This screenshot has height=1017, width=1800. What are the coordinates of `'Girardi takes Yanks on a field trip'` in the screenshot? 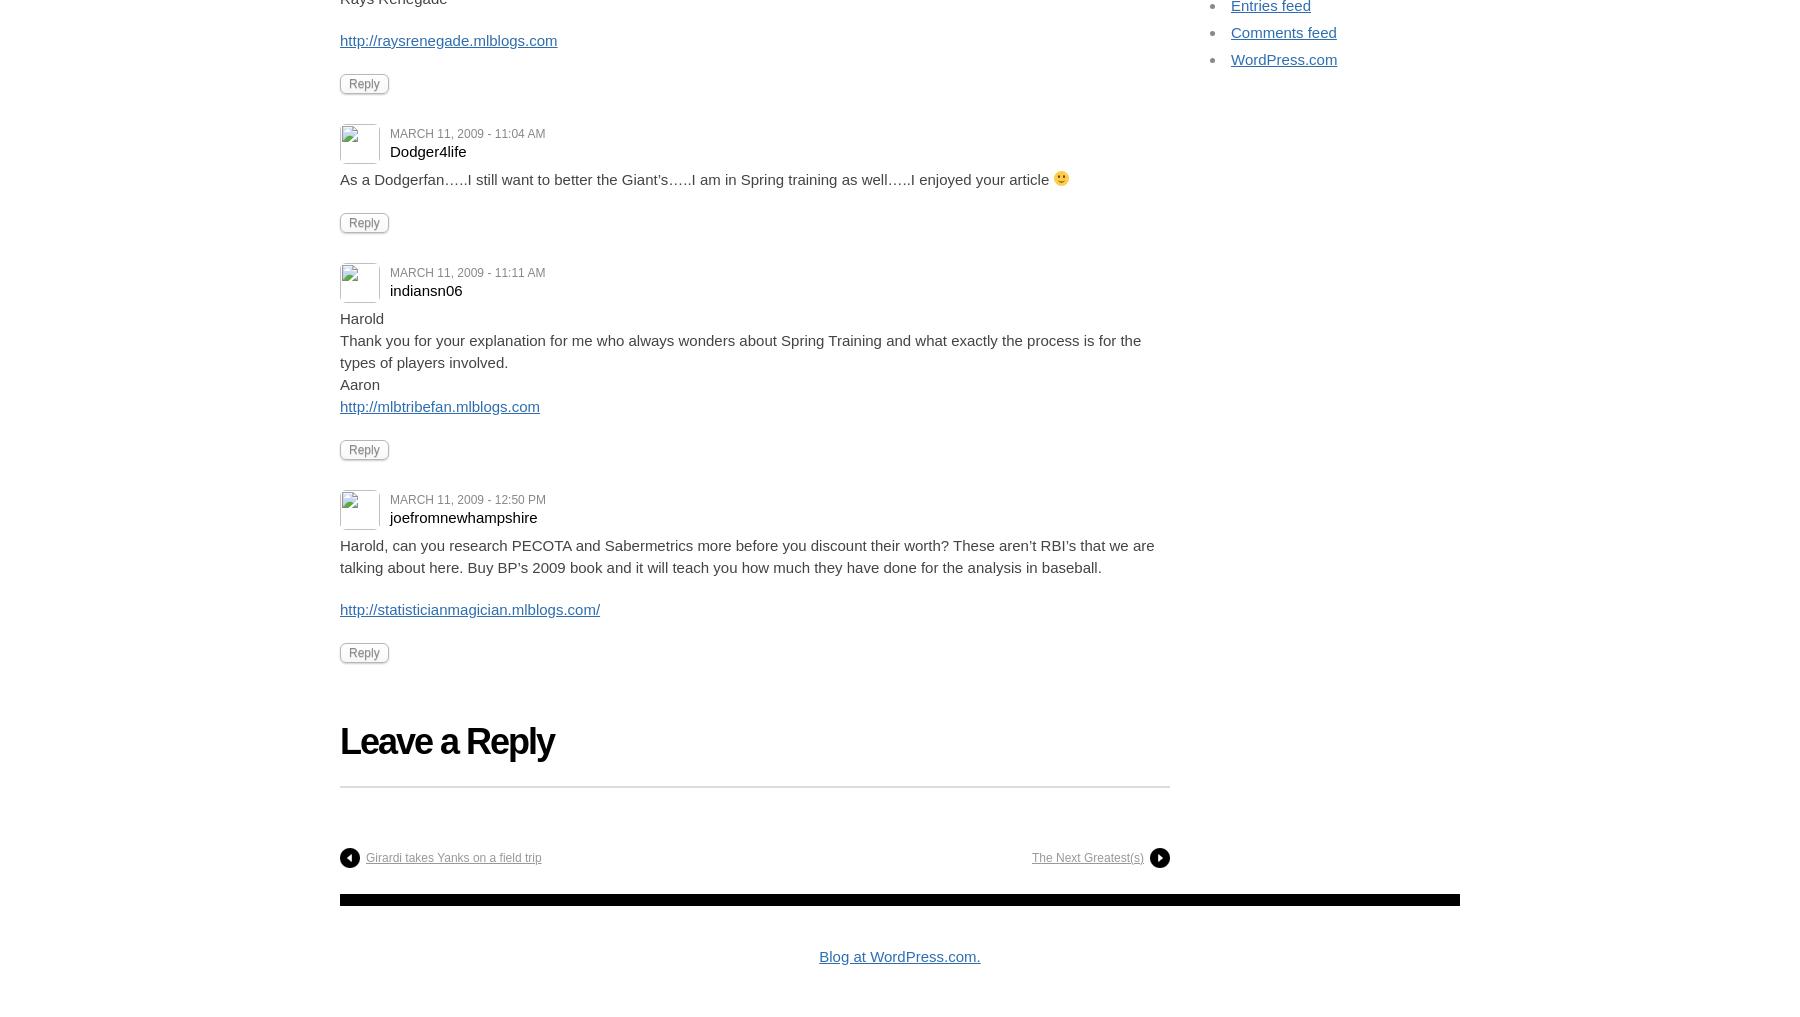 It's located at (452, 857).